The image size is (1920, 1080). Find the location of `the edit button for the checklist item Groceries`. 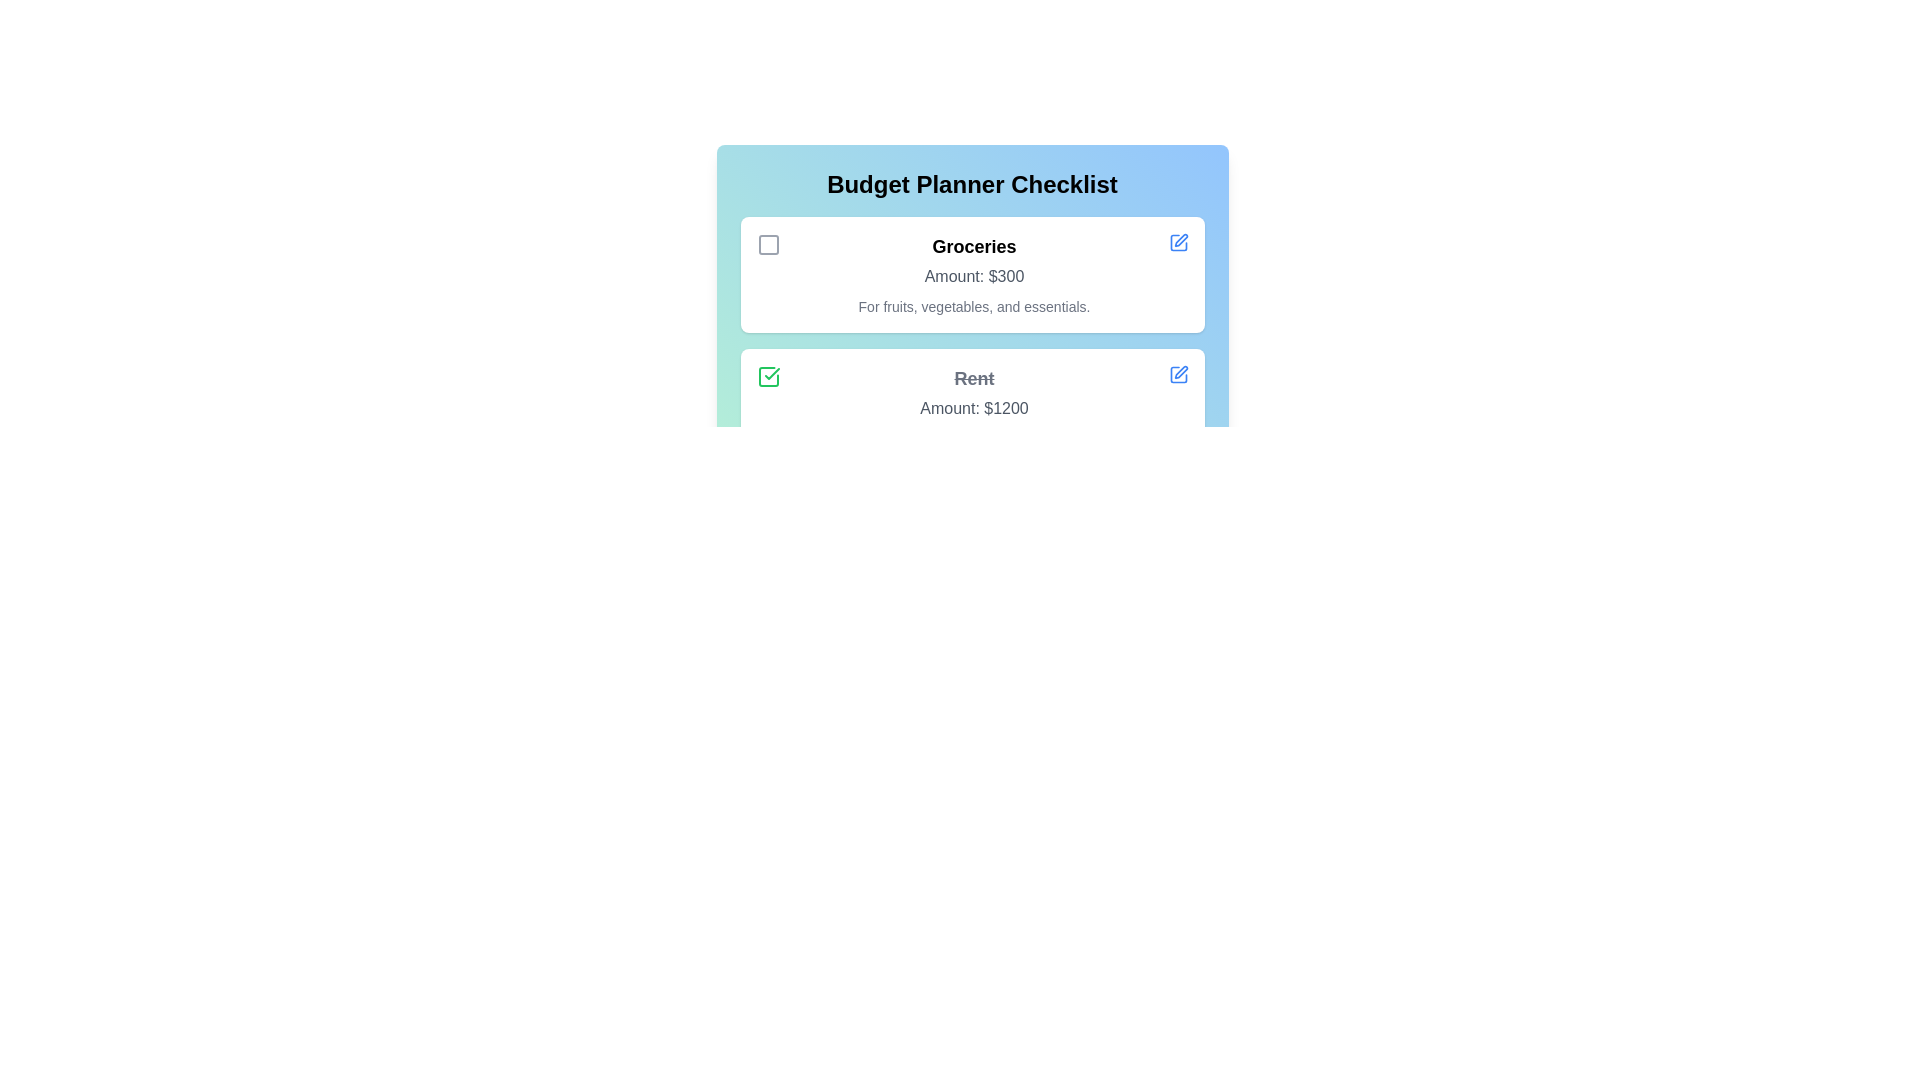

the edit button for the checklist item Groceries is located at coordinates (1178, 242).